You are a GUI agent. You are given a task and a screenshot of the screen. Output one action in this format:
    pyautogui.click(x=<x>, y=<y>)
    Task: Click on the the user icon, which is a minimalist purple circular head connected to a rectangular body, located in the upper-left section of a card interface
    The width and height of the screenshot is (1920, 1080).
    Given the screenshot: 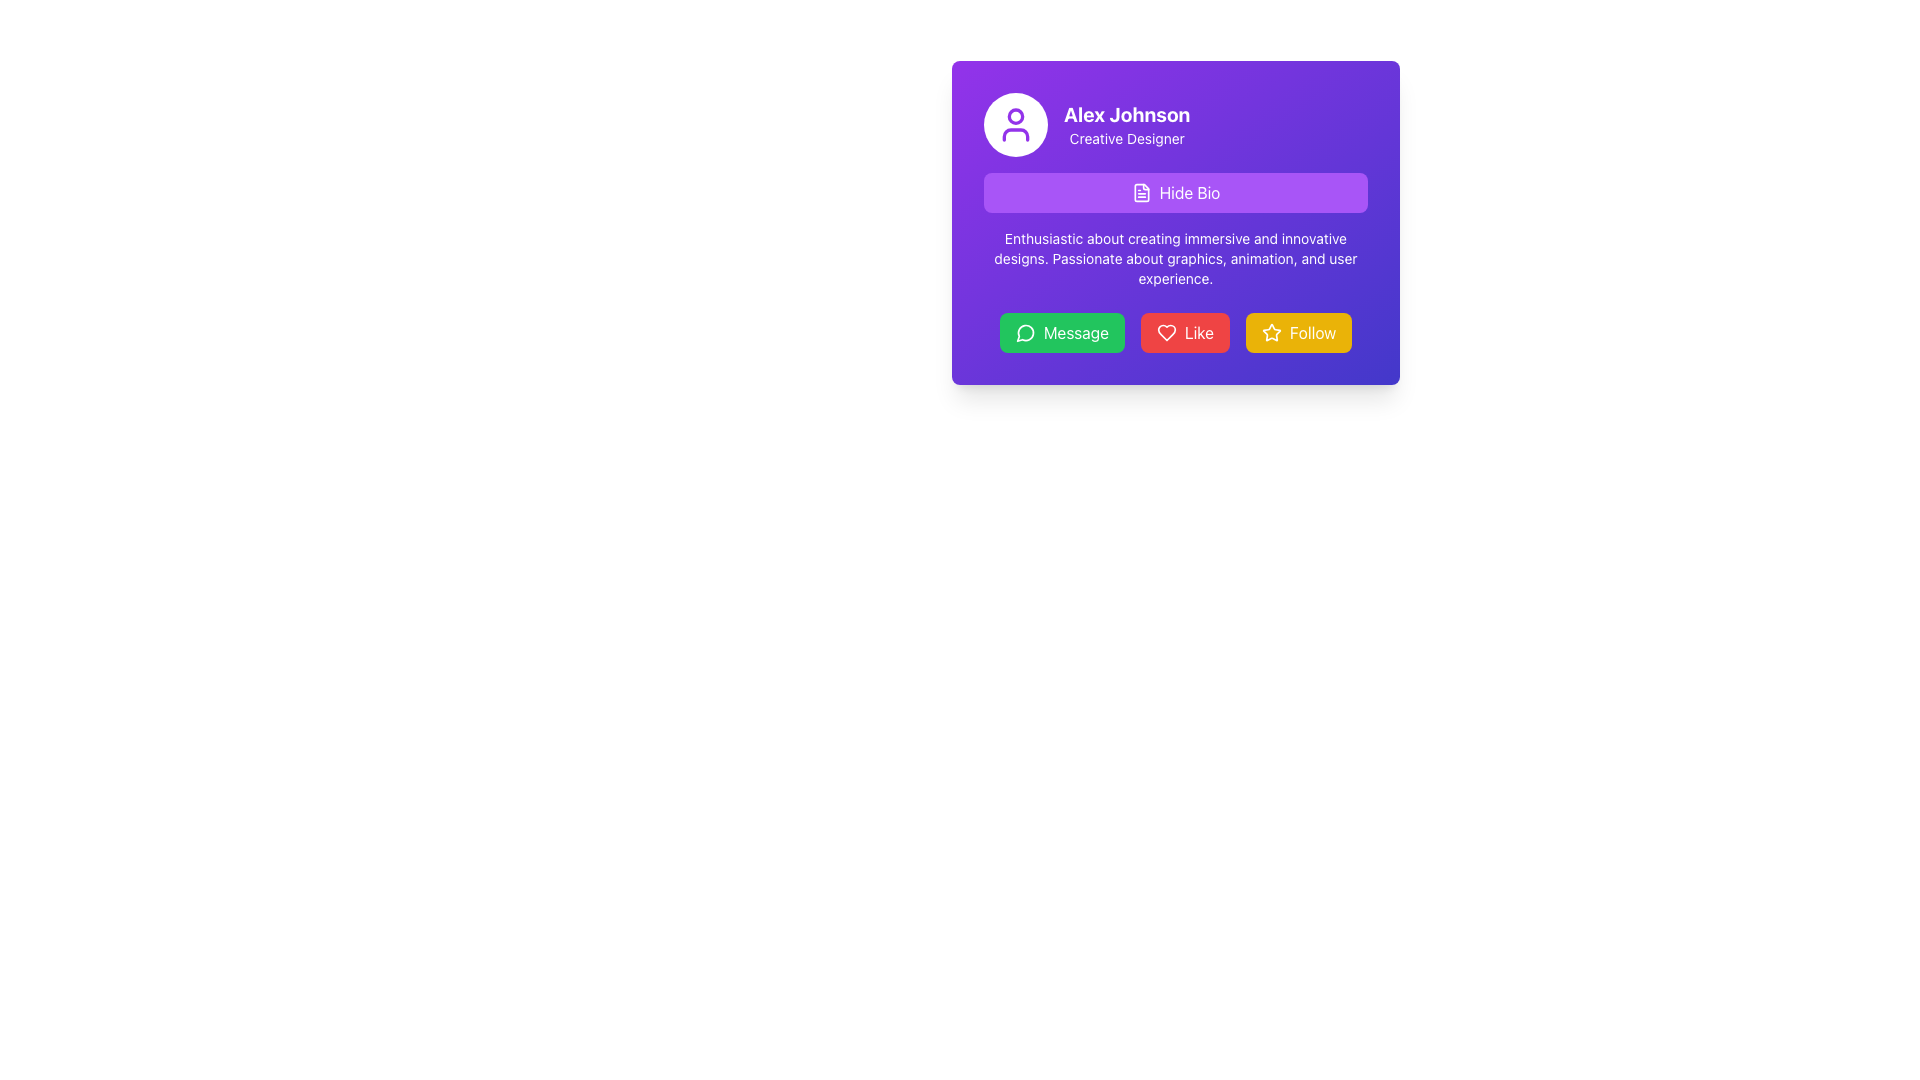 What is the action you would take?
    pyautogui.click(x=1016, y=124)
    